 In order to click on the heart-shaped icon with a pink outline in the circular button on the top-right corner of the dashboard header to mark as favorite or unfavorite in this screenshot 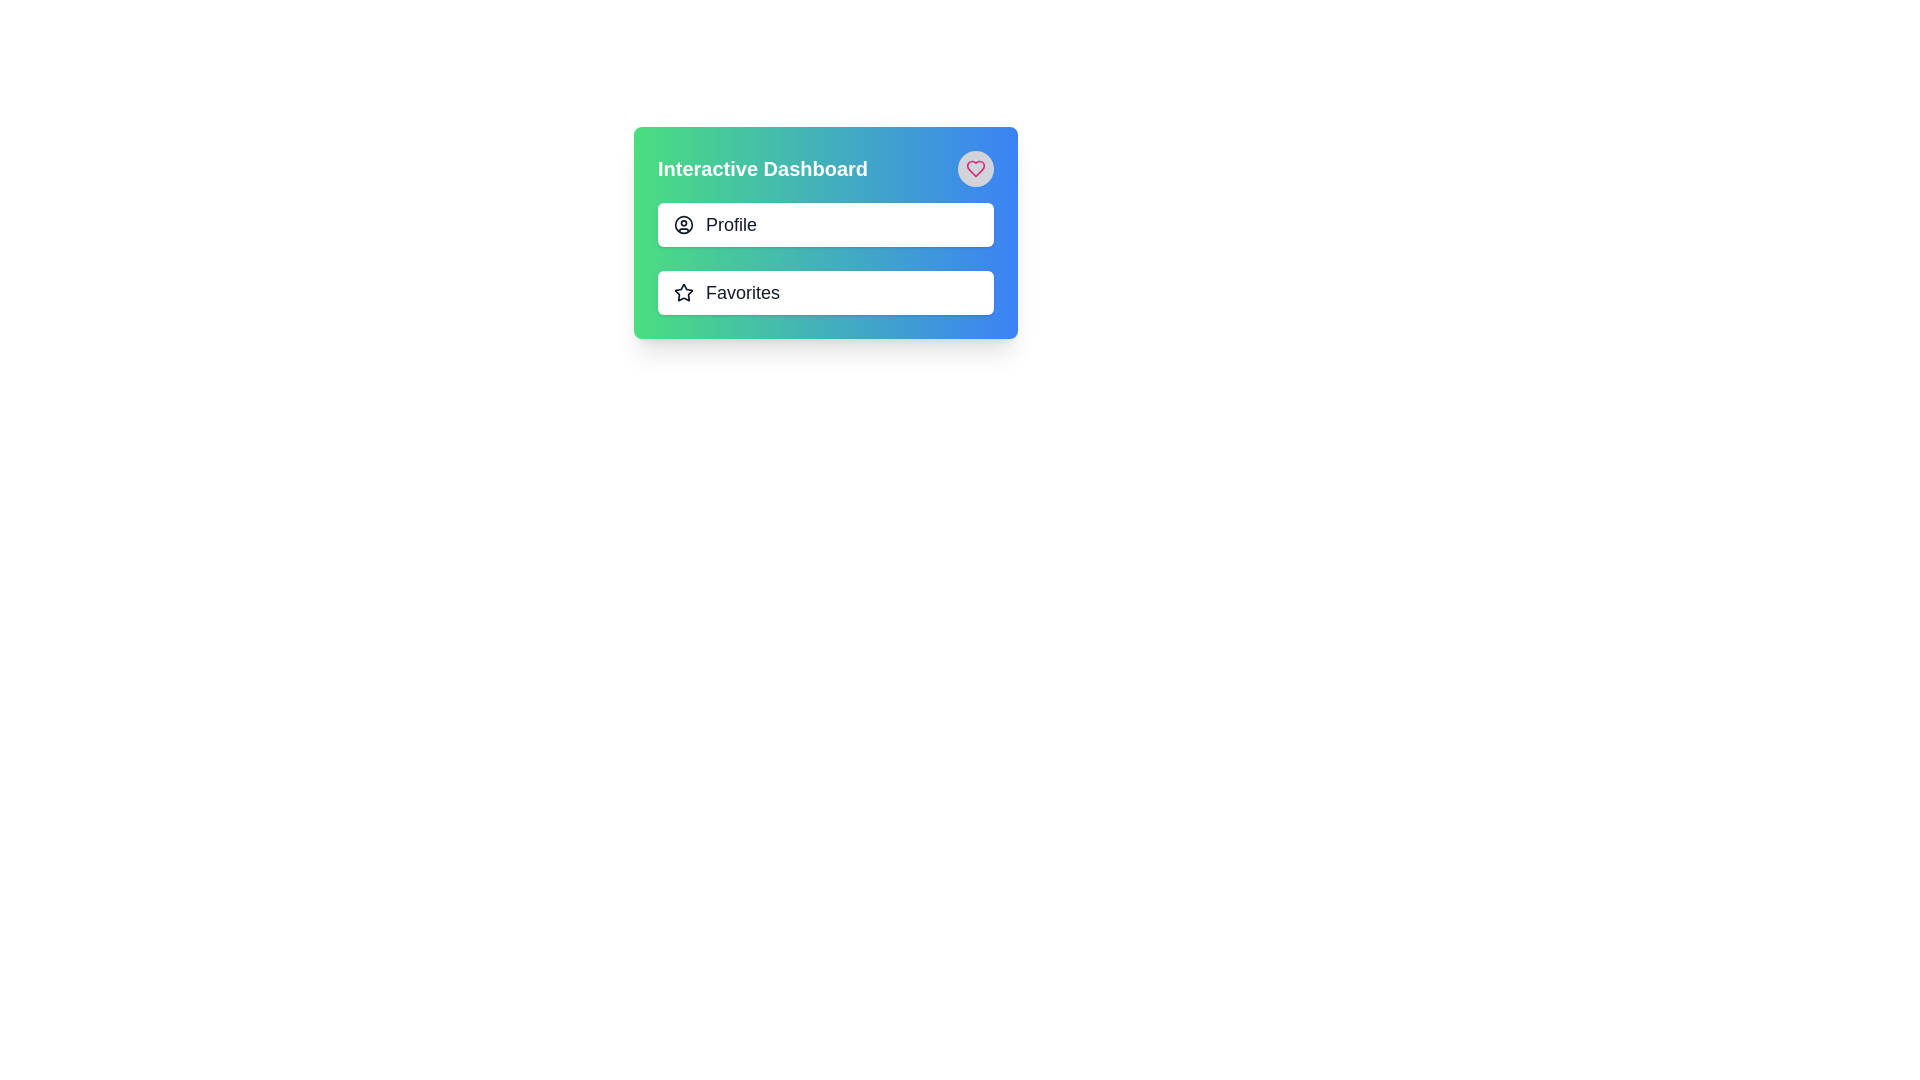, I will do `click(975, 168)`.